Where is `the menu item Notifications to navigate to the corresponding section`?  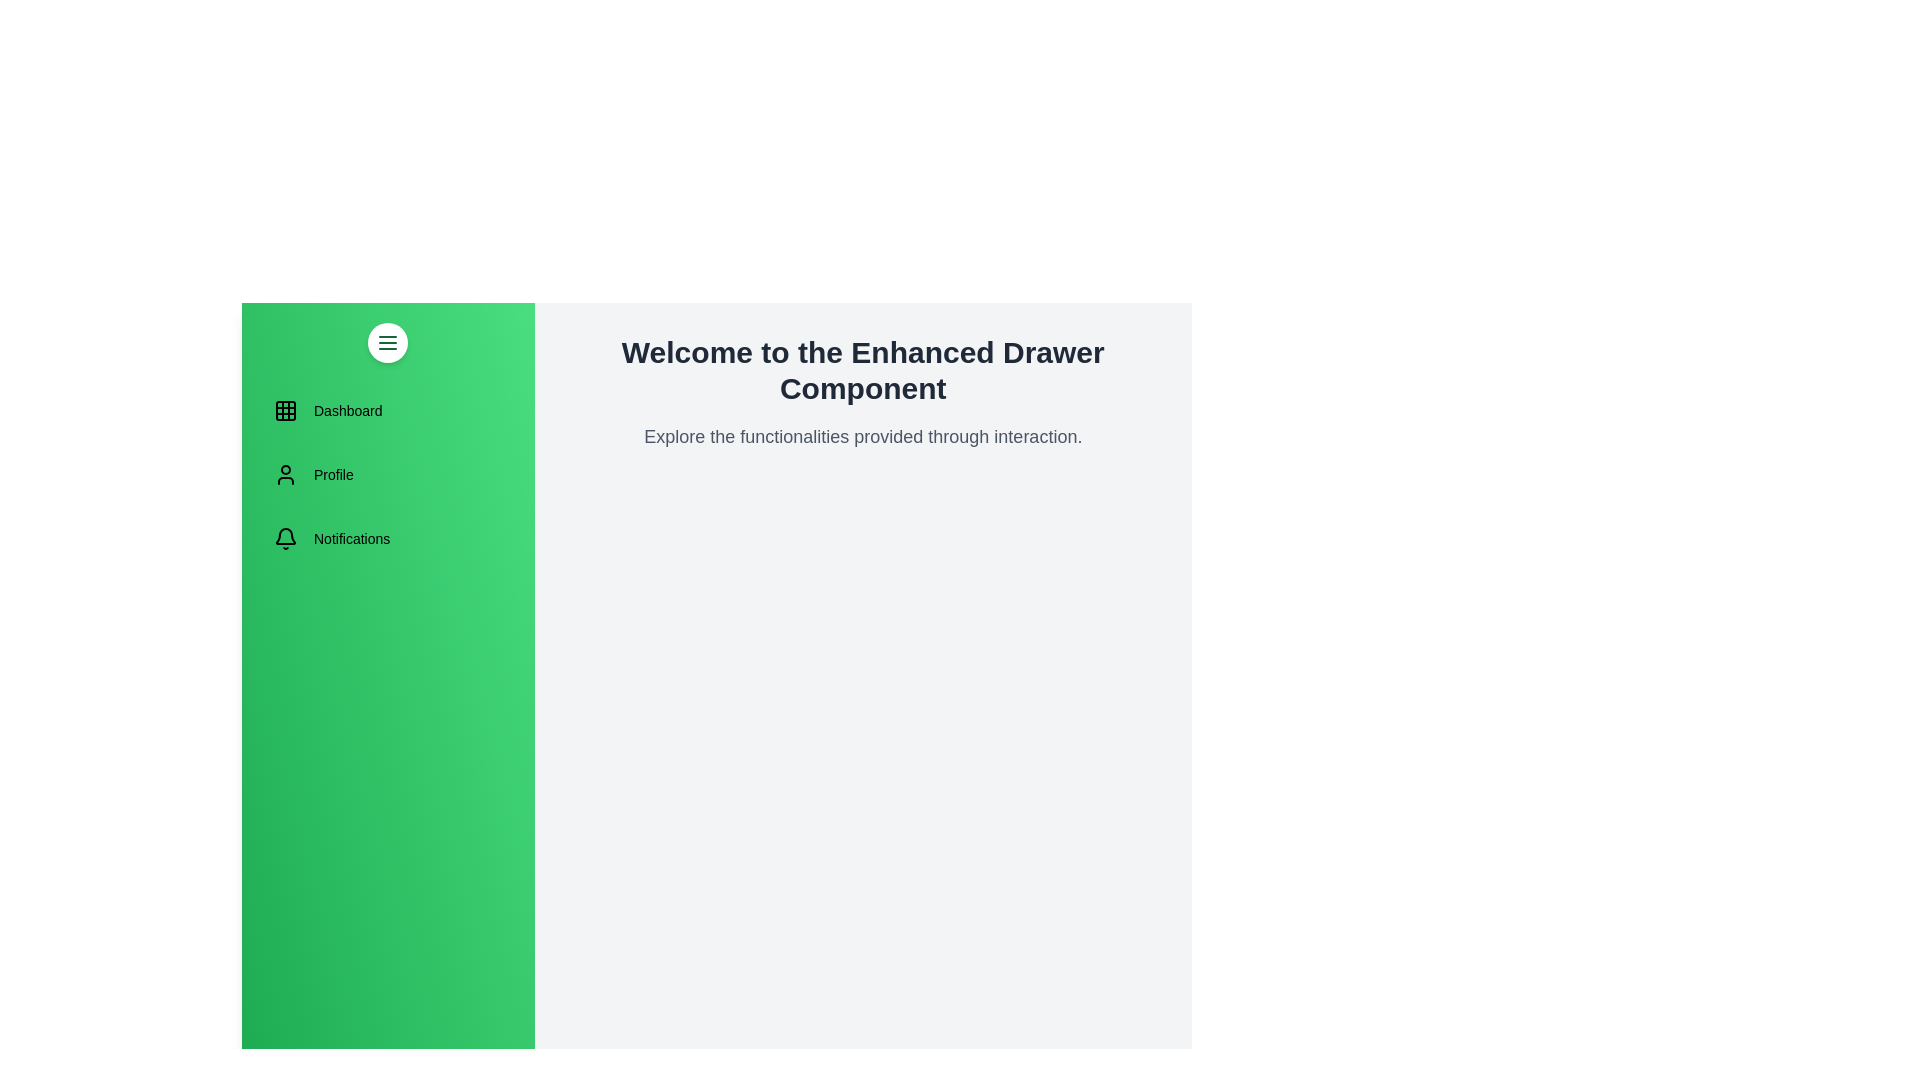
the menu item Notifications to navigate to the corresponding section is located at coordinates (388, 538).